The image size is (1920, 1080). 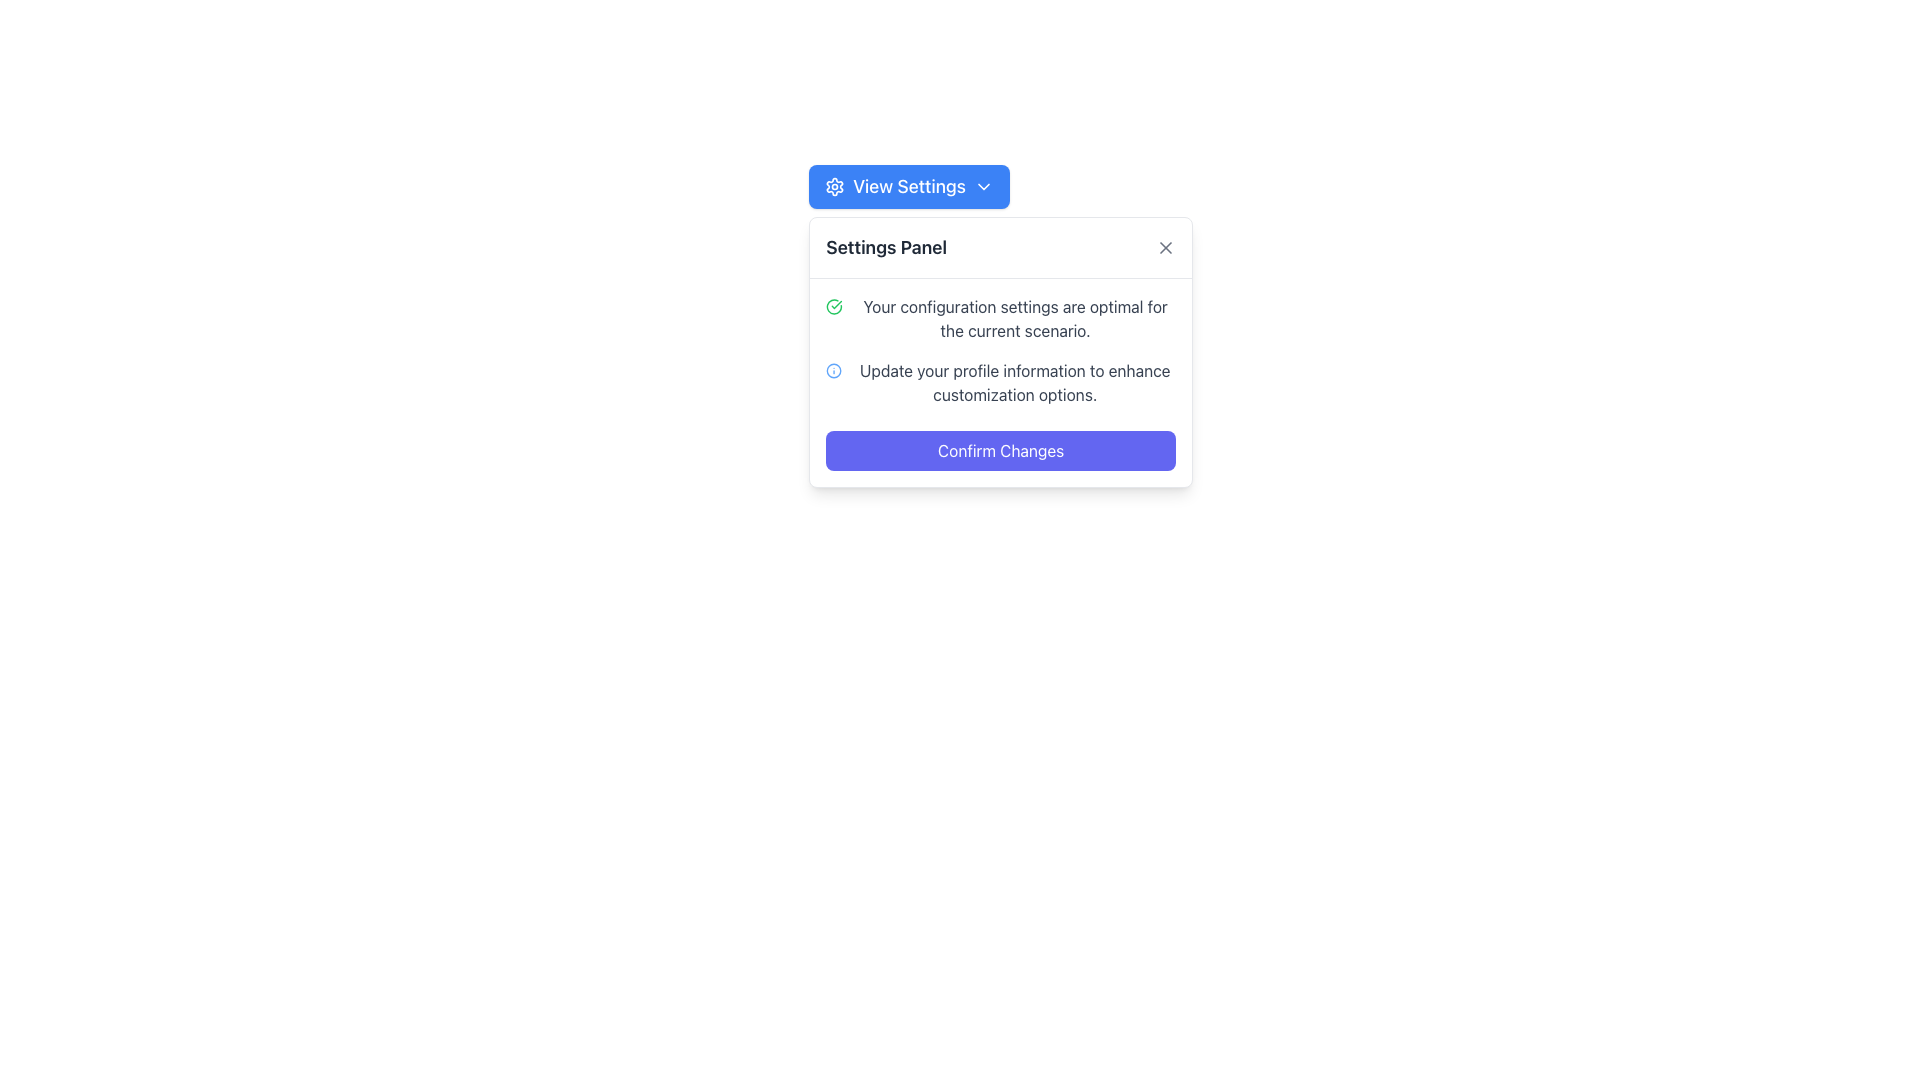 What do you see at coordinates (885, 246) in the screenshot?
I see `the title text label of the settings modal, which is positioned at the top left of the modal interface` at bounding box center [885, 246].